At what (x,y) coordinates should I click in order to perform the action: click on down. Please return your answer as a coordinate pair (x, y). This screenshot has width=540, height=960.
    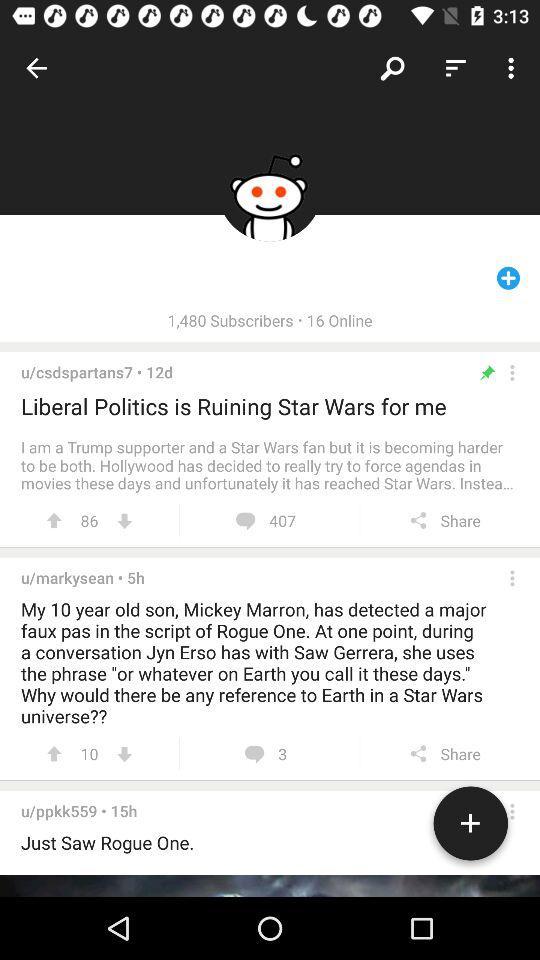
    Looking at the image, I should click on (124, 753).